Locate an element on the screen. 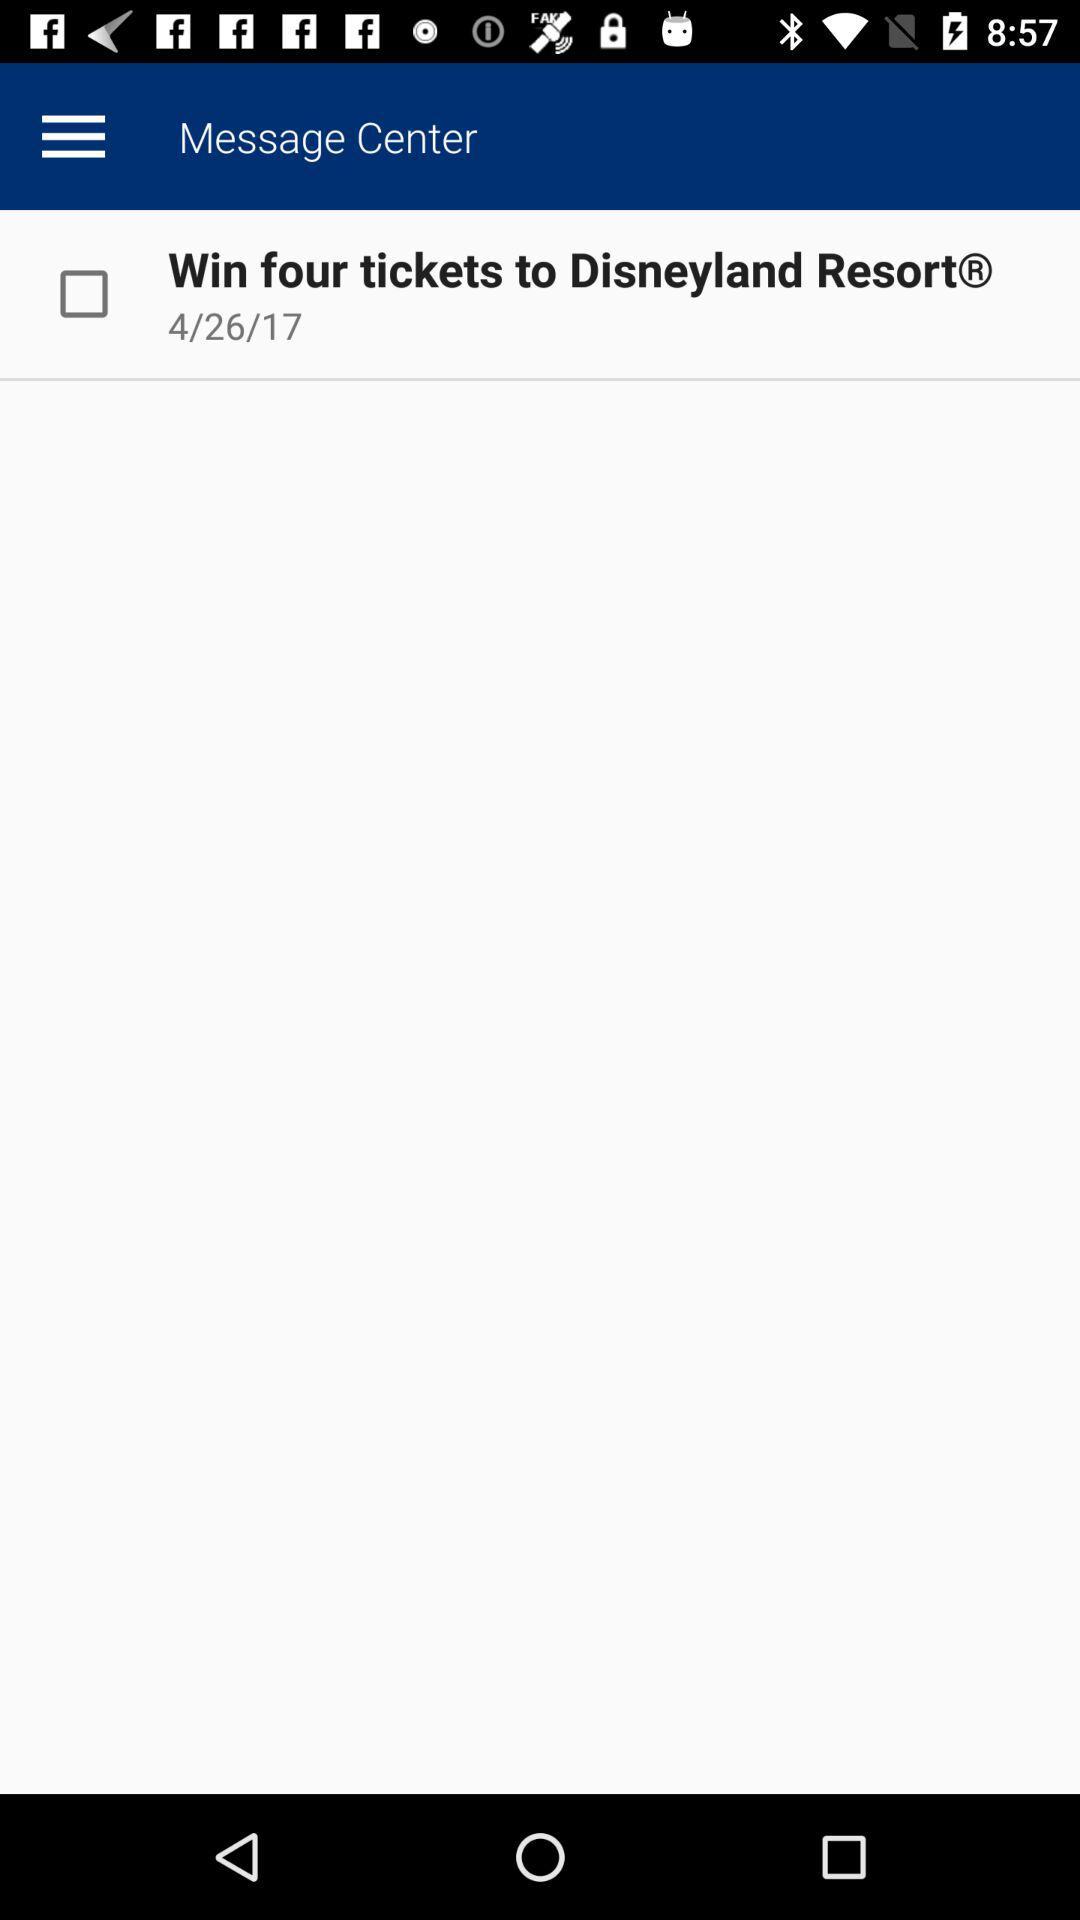  item below message center icon is located at coordinates (580, 267).